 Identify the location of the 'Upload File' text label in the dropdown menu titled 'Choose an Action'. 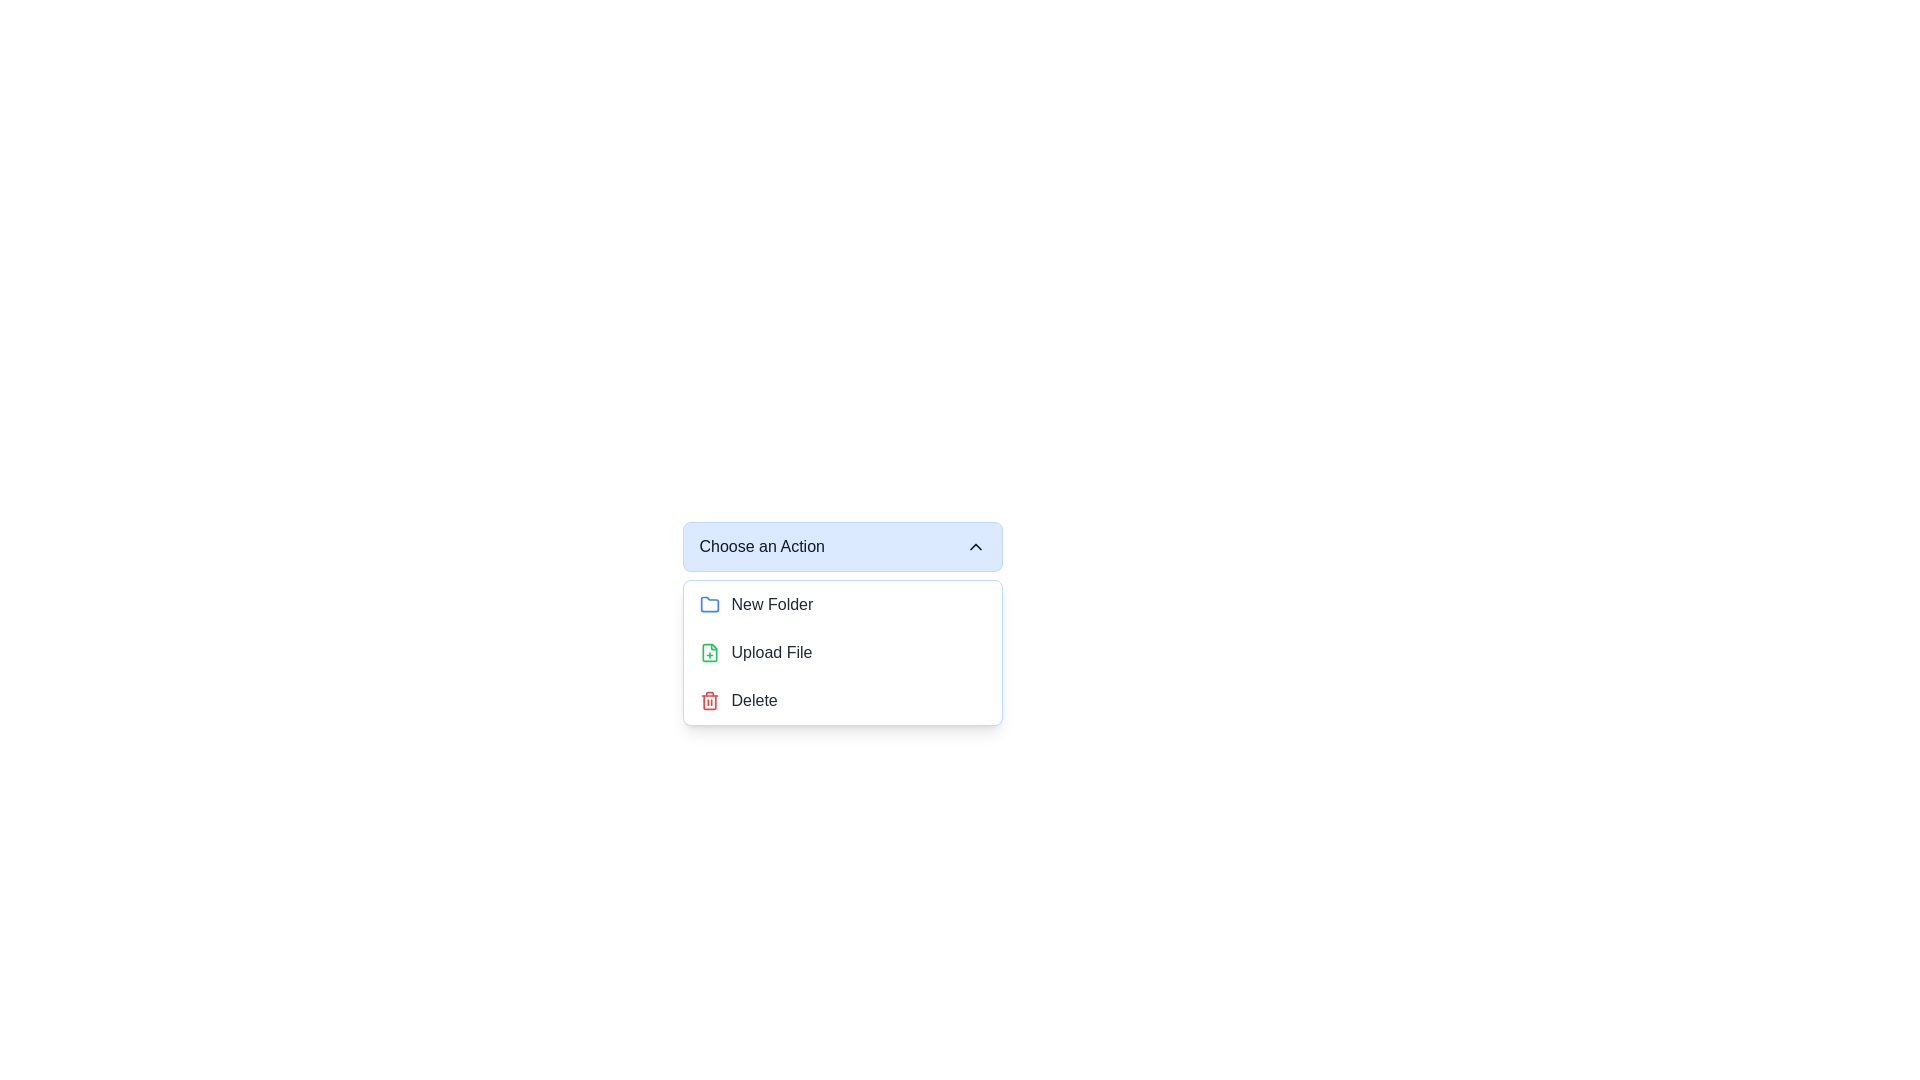
(771, 652).